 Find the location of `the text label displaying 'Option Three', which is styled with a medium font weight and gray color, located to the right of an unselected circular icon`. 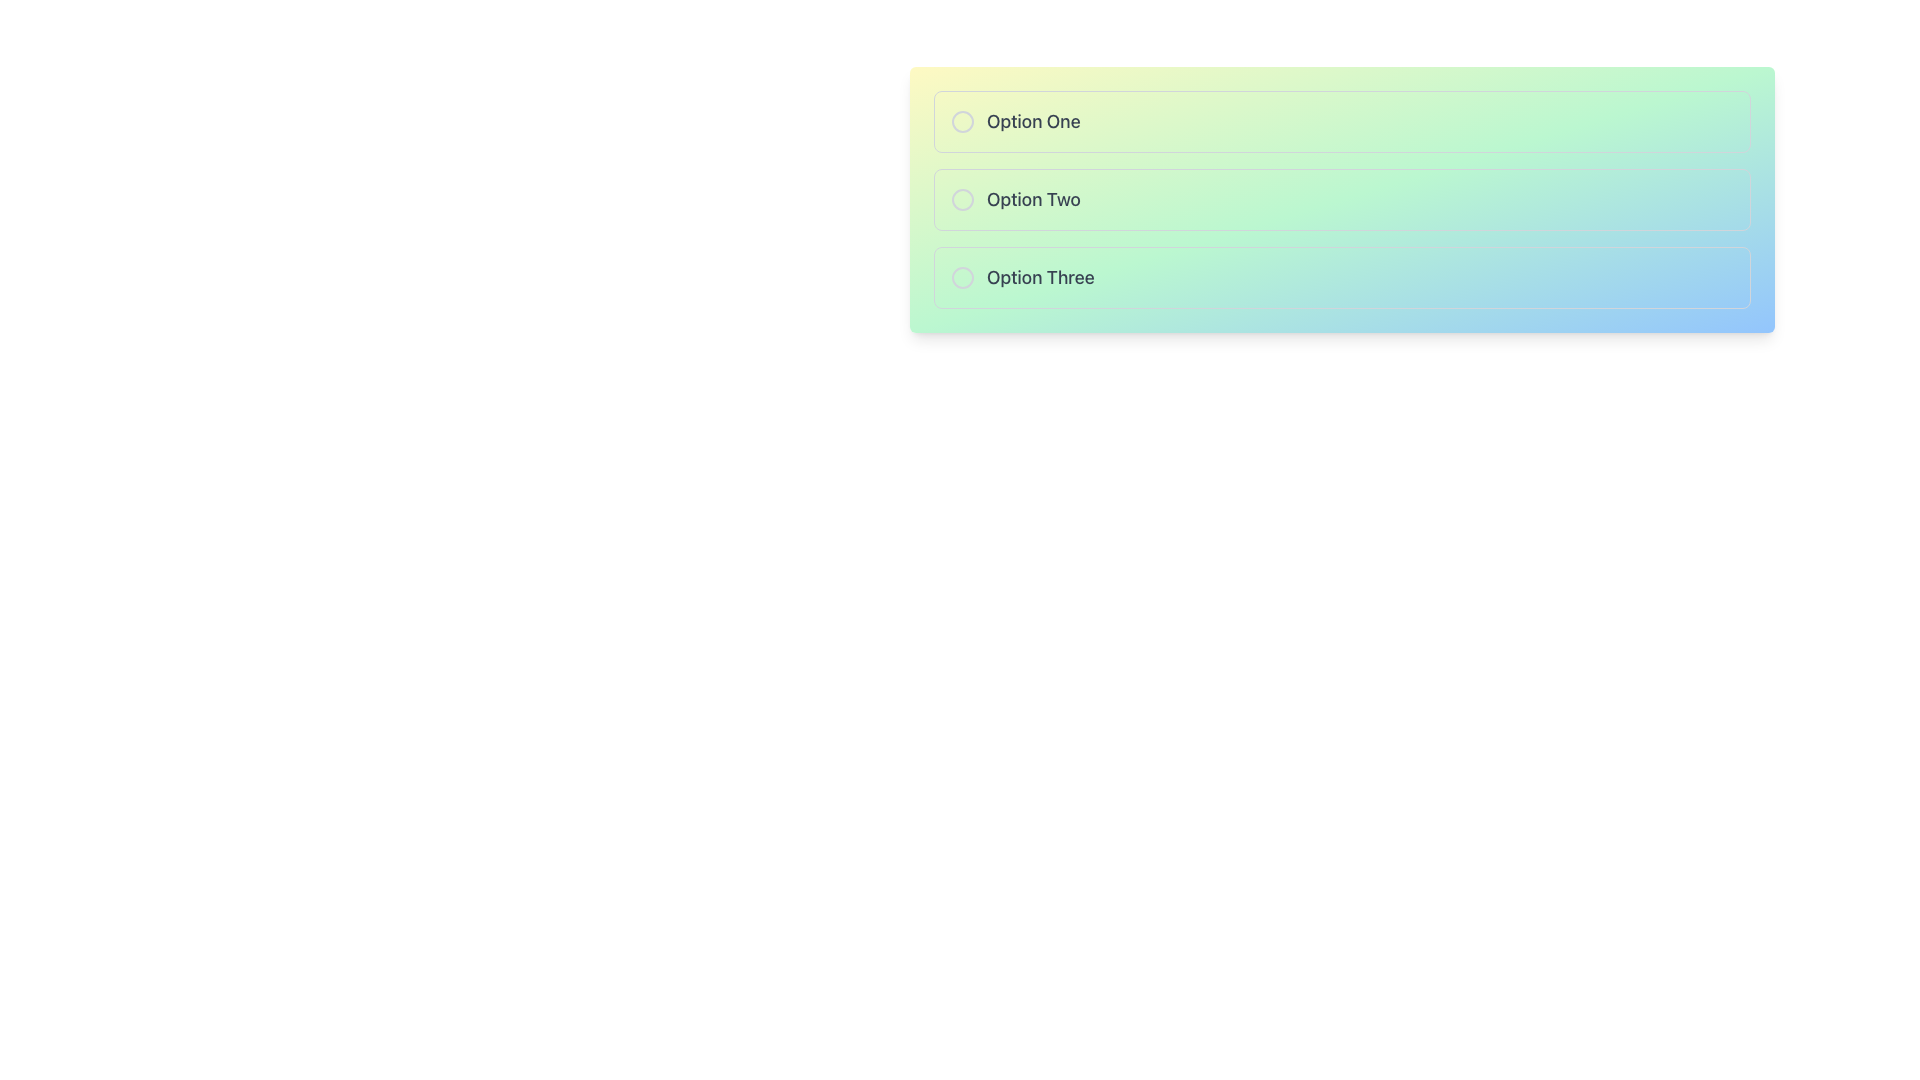

the text label displaying 'Option Three', which is styled with a medium font weight and gray color, located to the right of an unselected circular icon is located at coordinates (1040, 277).